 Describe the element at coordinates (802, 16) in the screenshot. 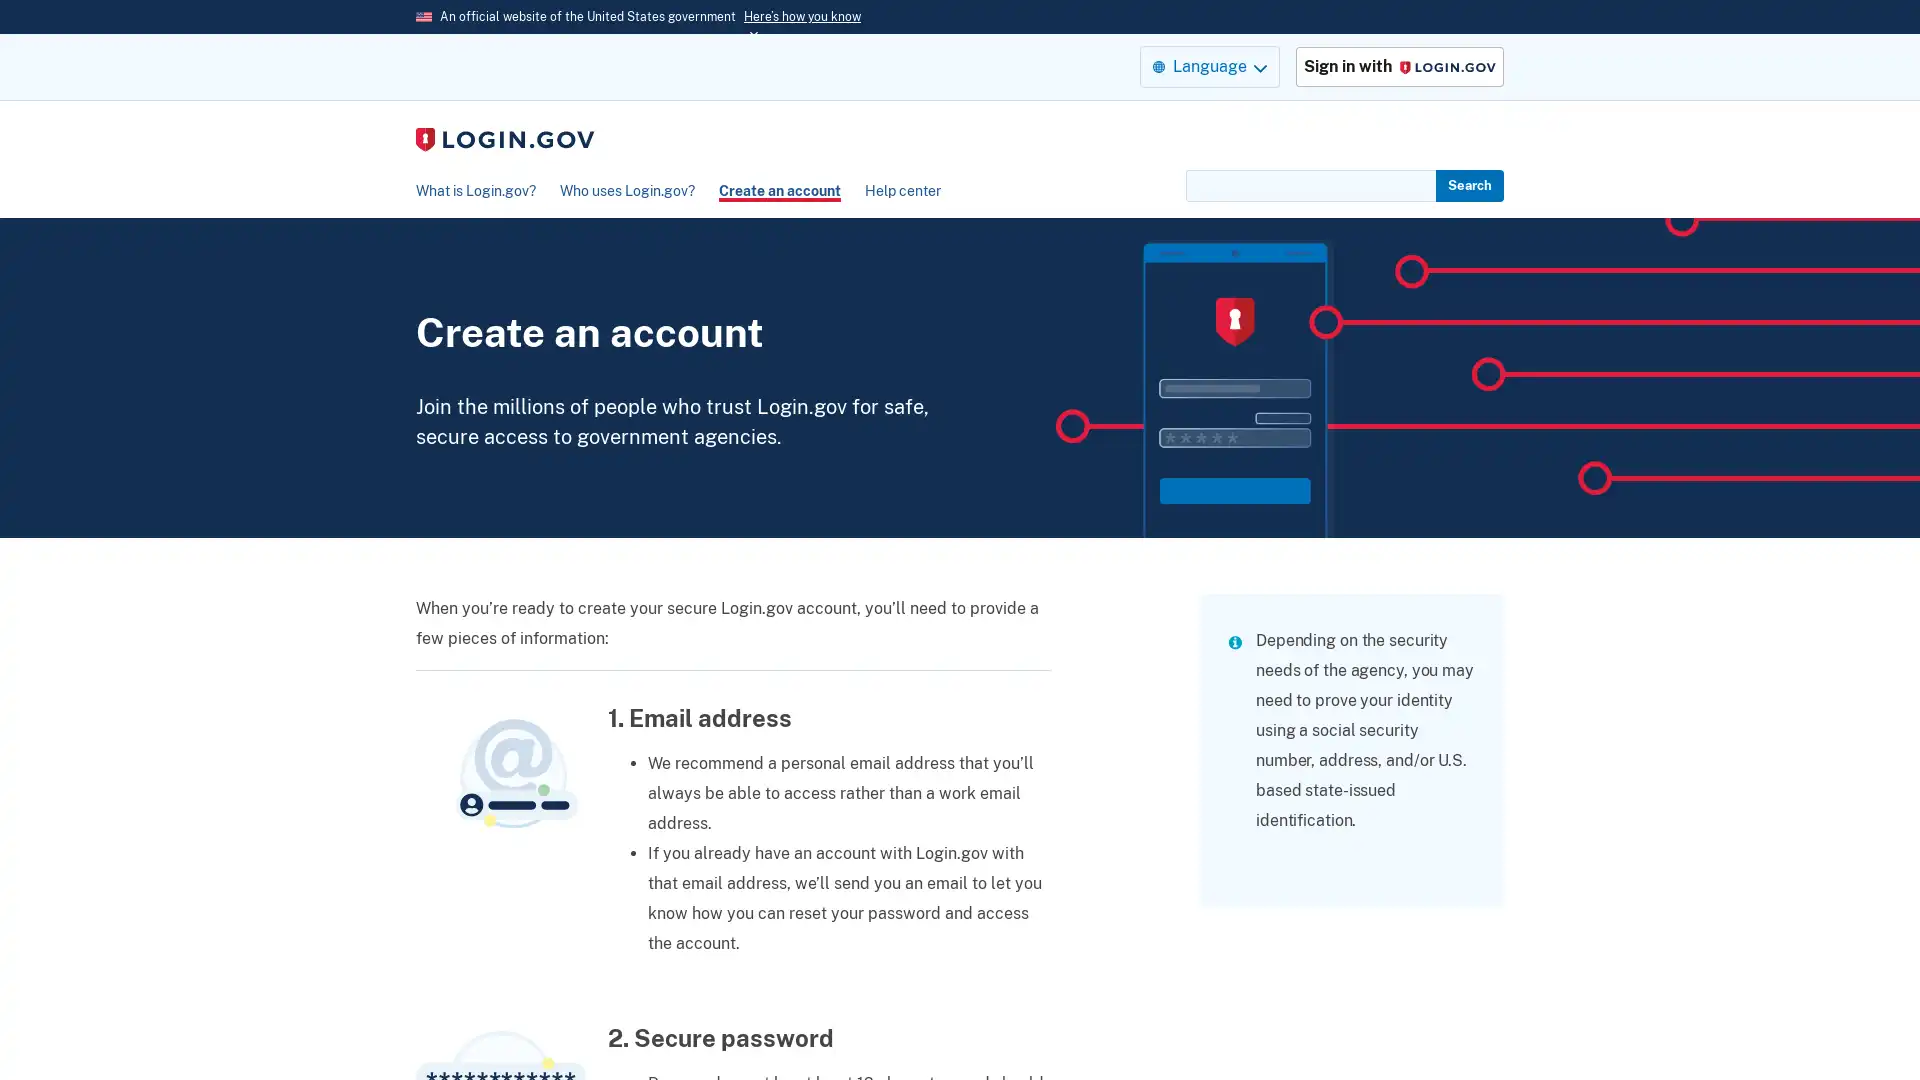

I see `Heres how you know` at that location.